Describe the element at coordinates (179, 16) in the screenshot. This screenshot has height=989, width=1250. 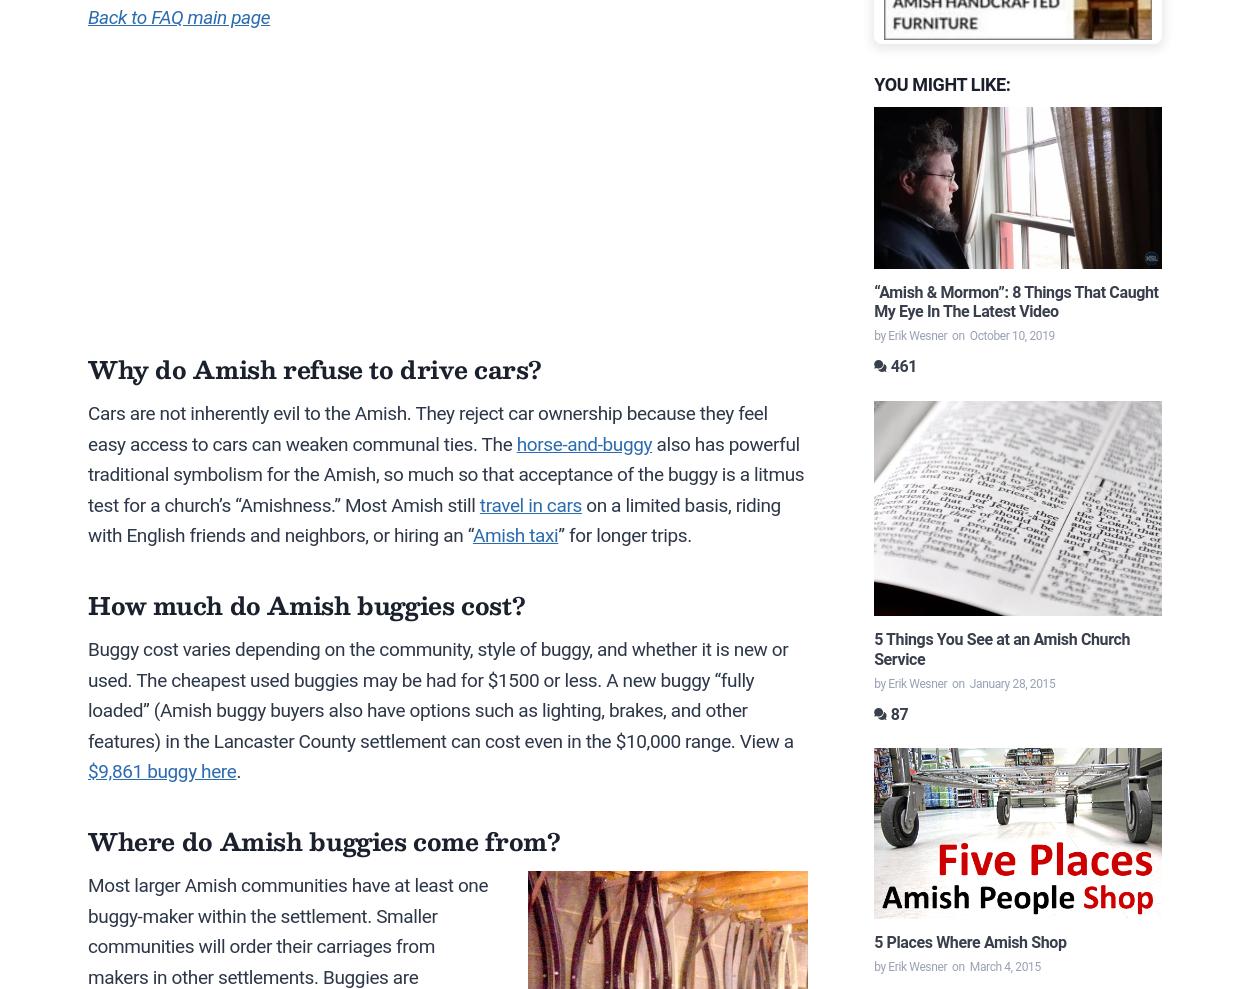
I see `'Back to FAQ main page'` at that location.